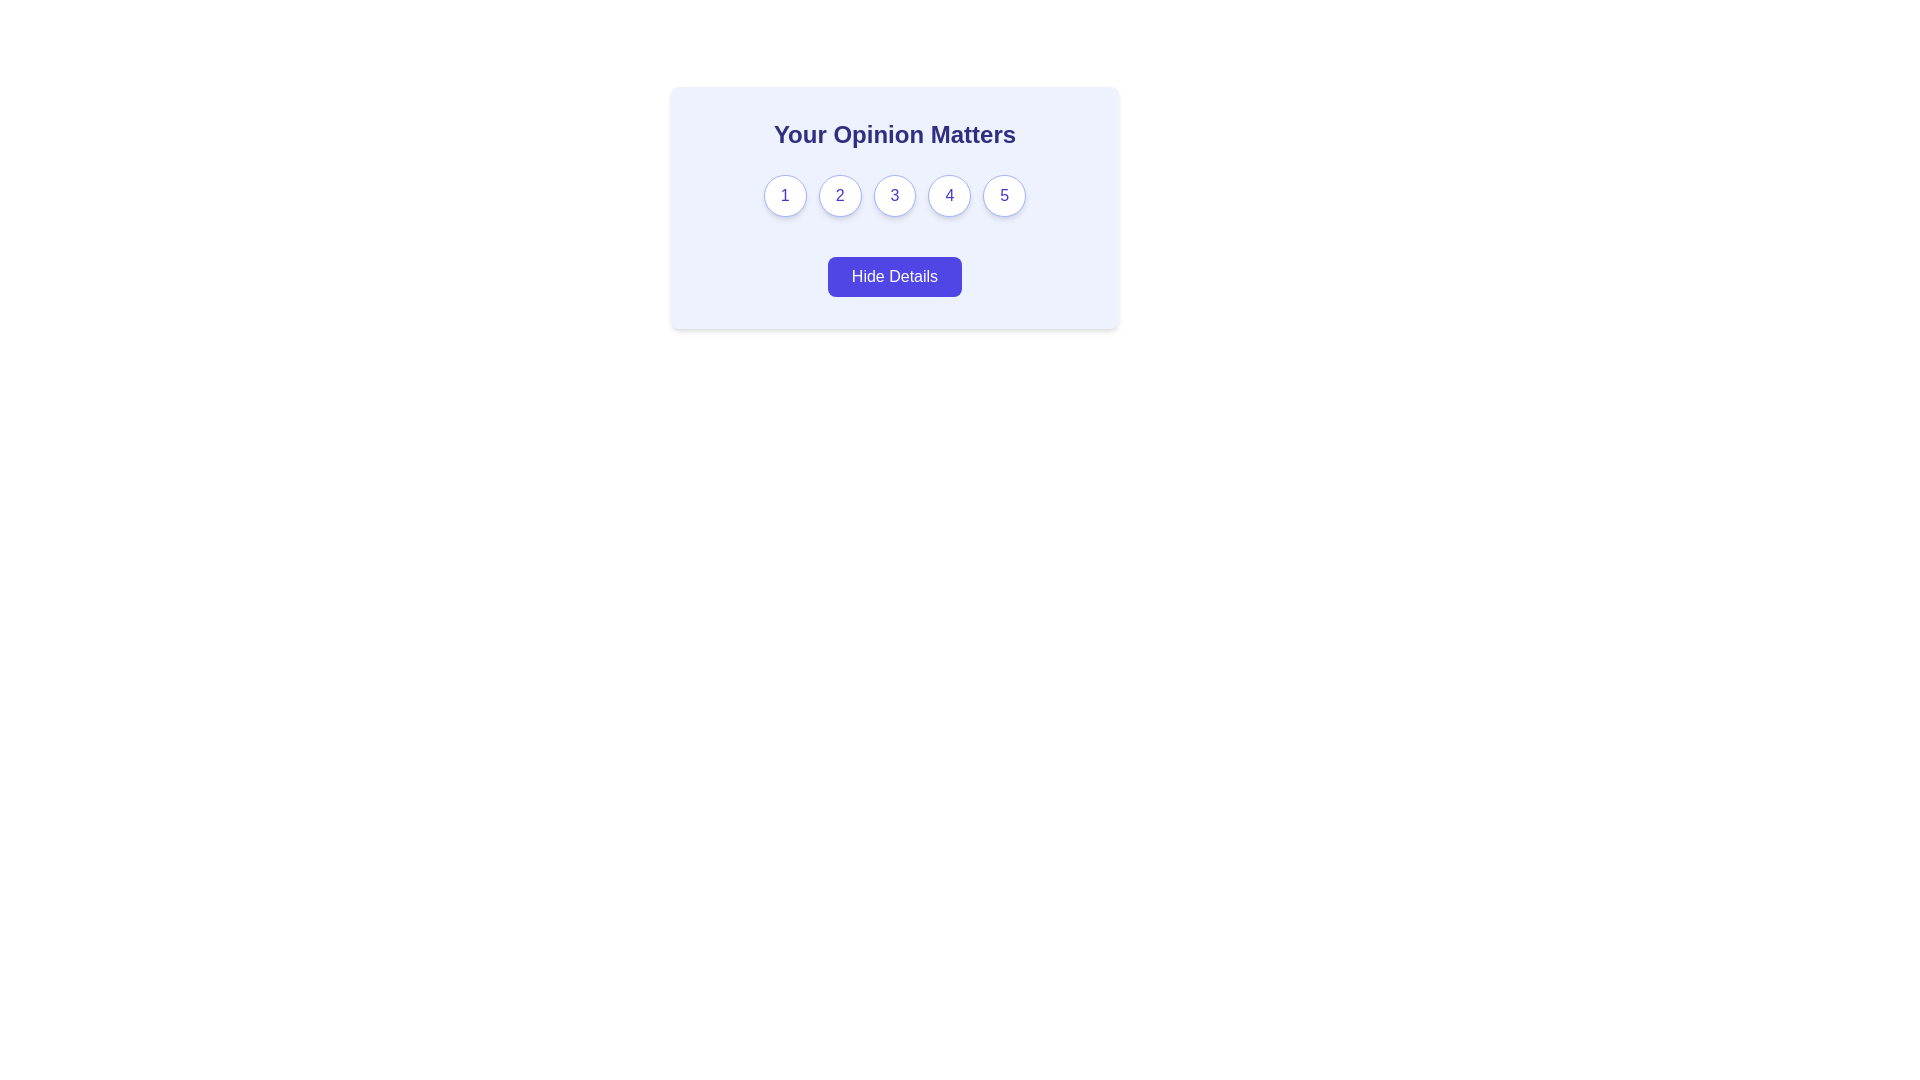 The width and height of the screenshot is (1920, 1080). What do you see at coordinates (840, 196) in the screenshot?
I see `the circular button with a white background and blue border that displays the number '2' in bold blue text` at bounding box center [840, 196].